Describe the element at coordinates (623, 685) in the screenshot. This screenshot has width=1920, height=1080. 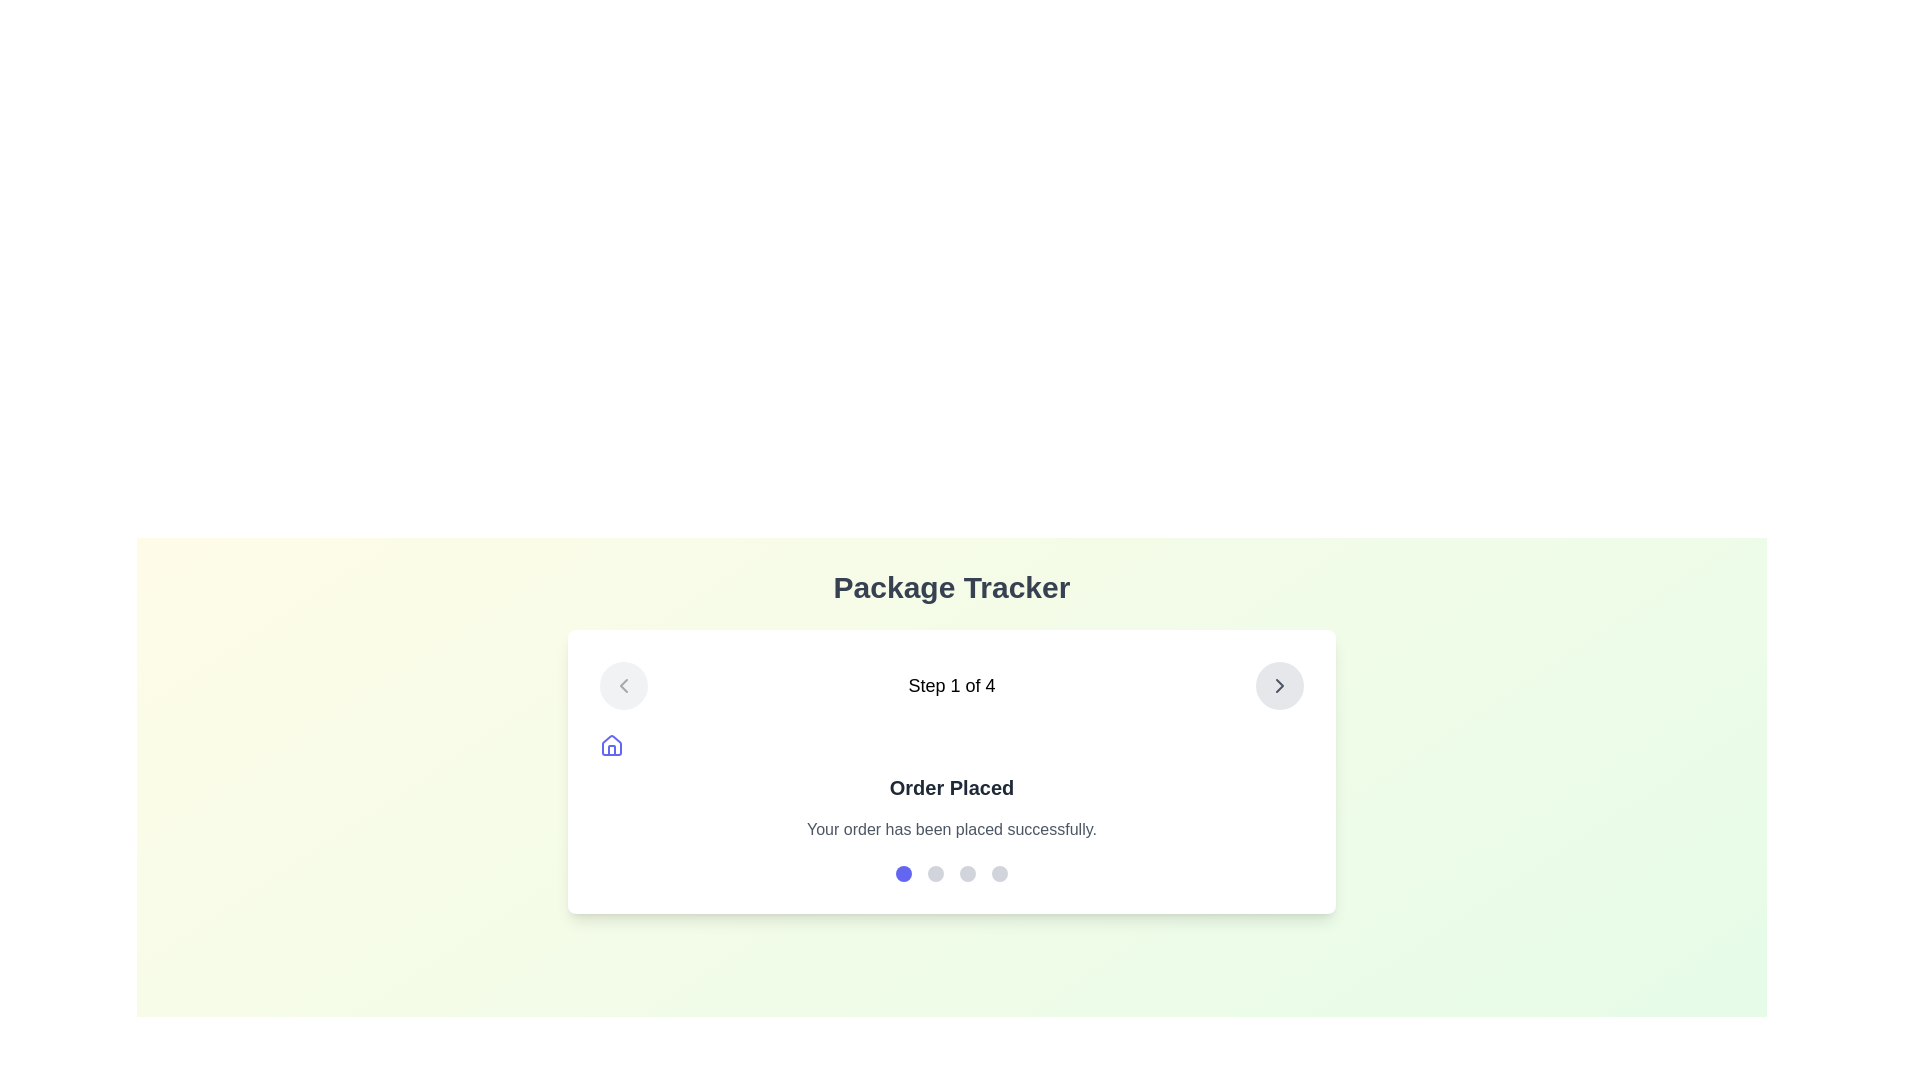
I see `the left-pointing chevron icon styled in gray, which is part of a circular button with a light gray background, located in the top-left corner of the main content box labeled 'Step 1 of 4'` at that location.